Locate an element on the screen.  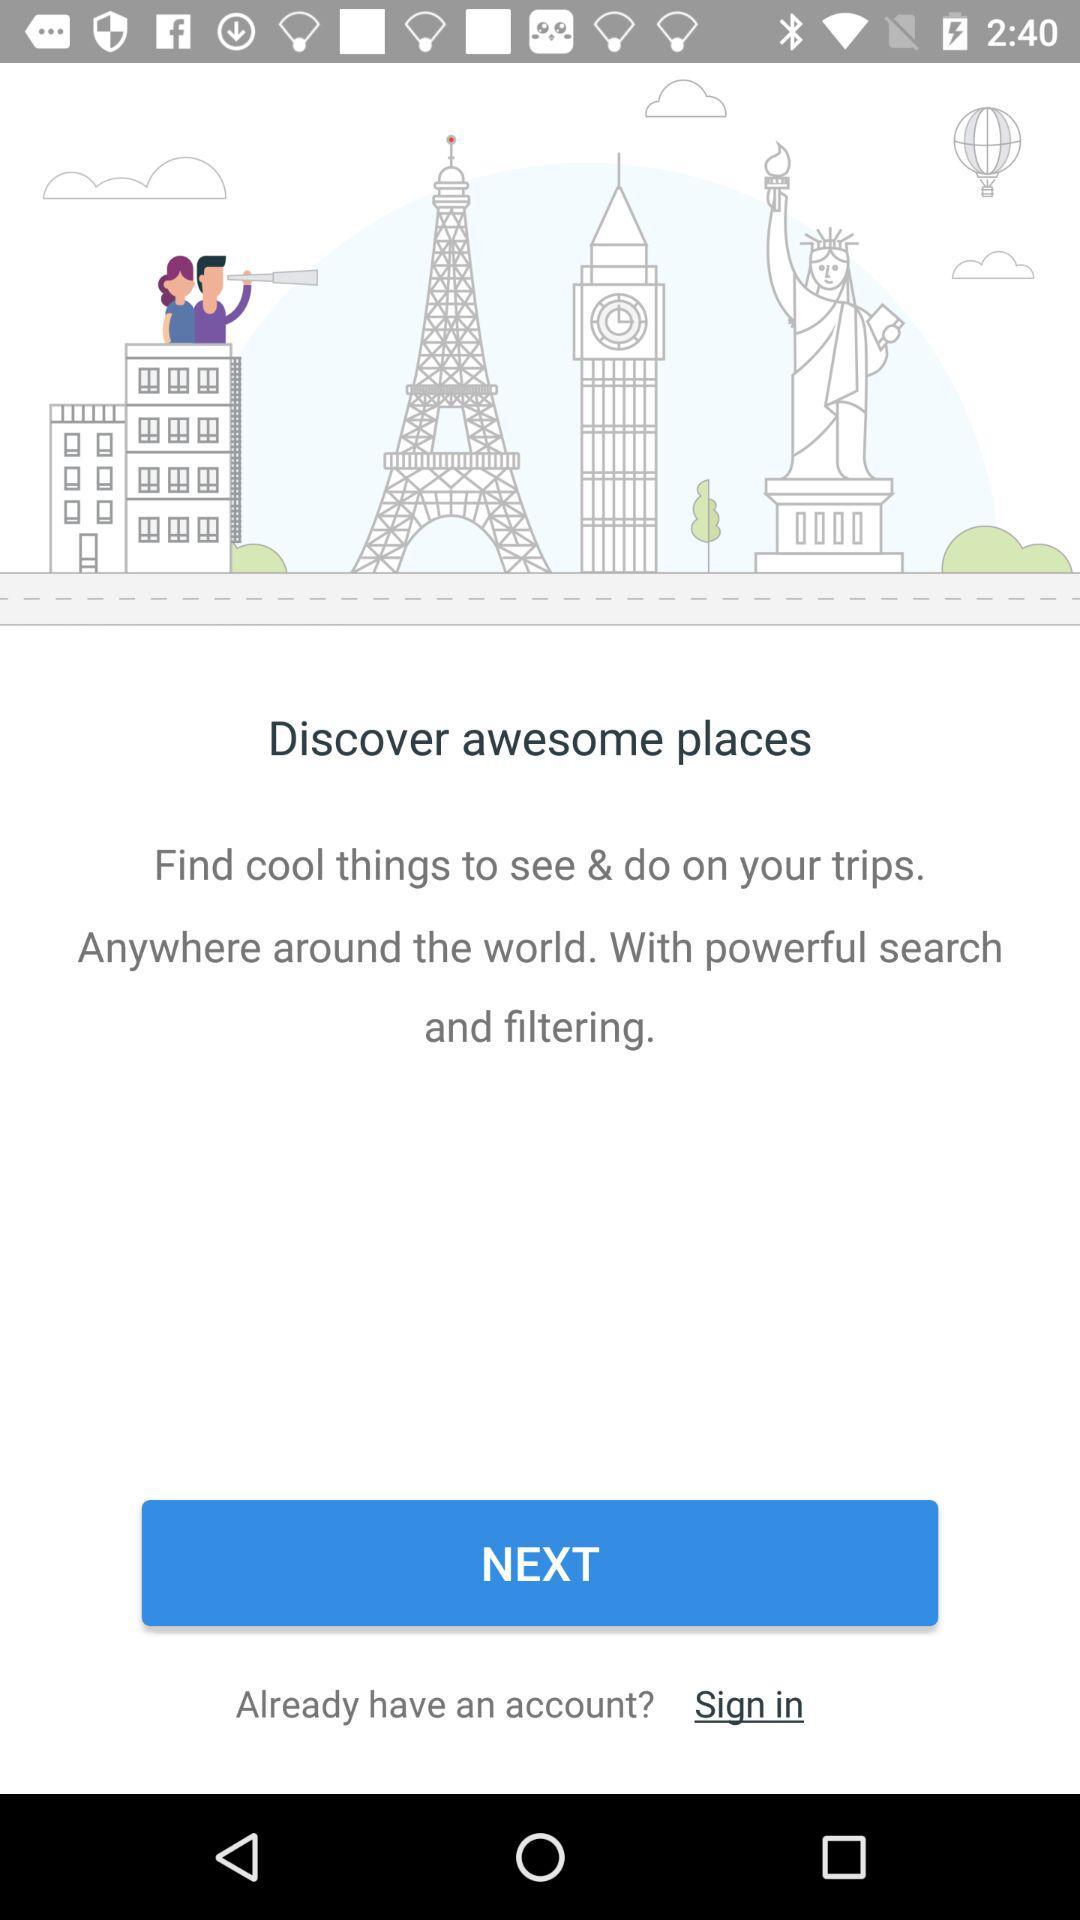
the item above the already have an is located at coordinates (540, 1562).